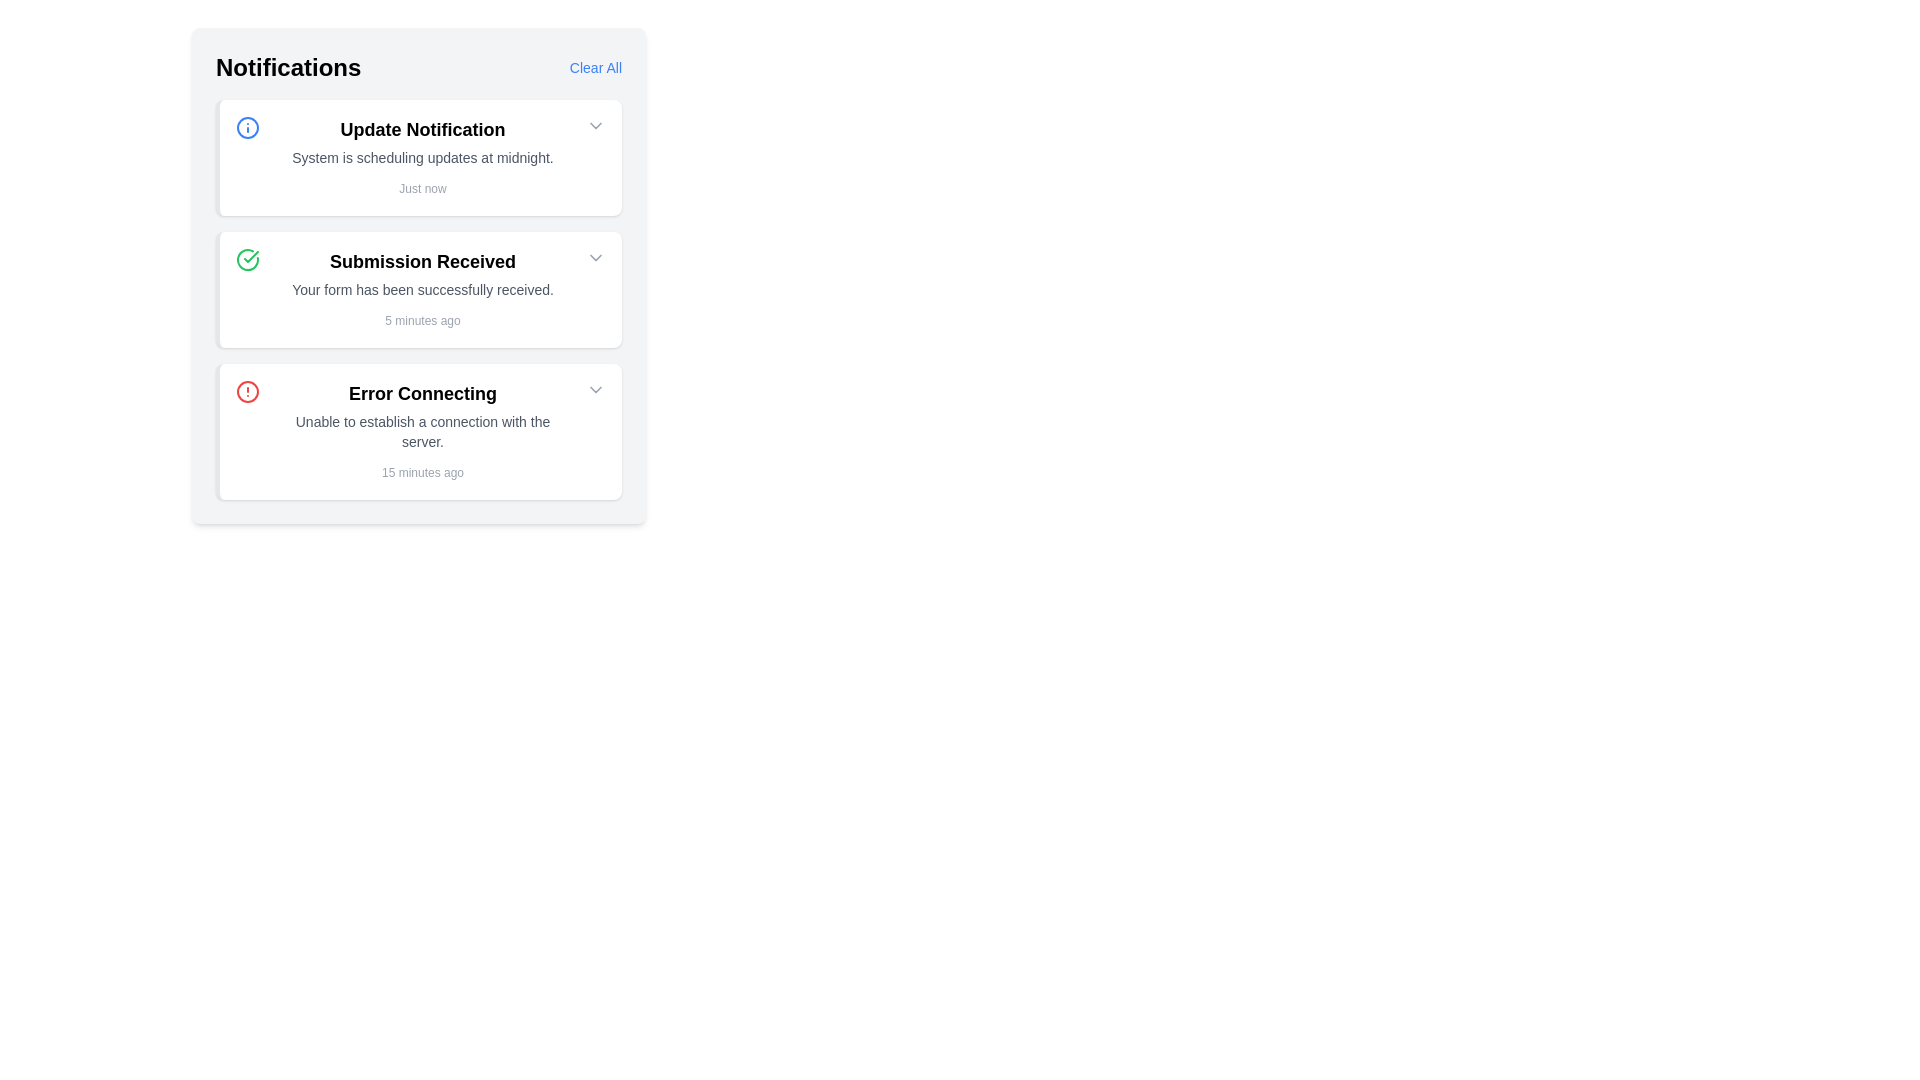 The height and width of the screenshot is (1080, 1920). What do you see at coordinates (421, 289) in the screenshot?
I see `the second notification block that displays the message 'Submission Received' with additional information 'Your form has been successfully received.' and a timestamp '5 minutes ago'` at bounding box center [421, 289].